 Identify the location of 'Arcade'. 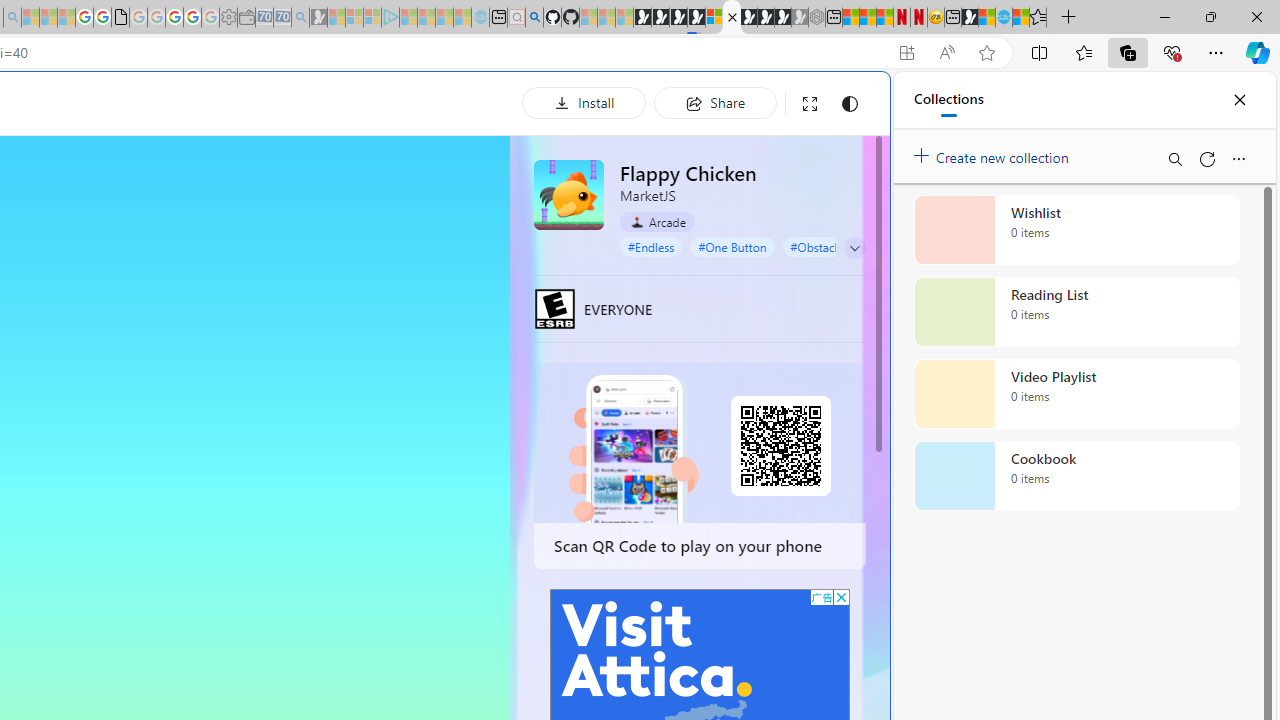
(657, 222).